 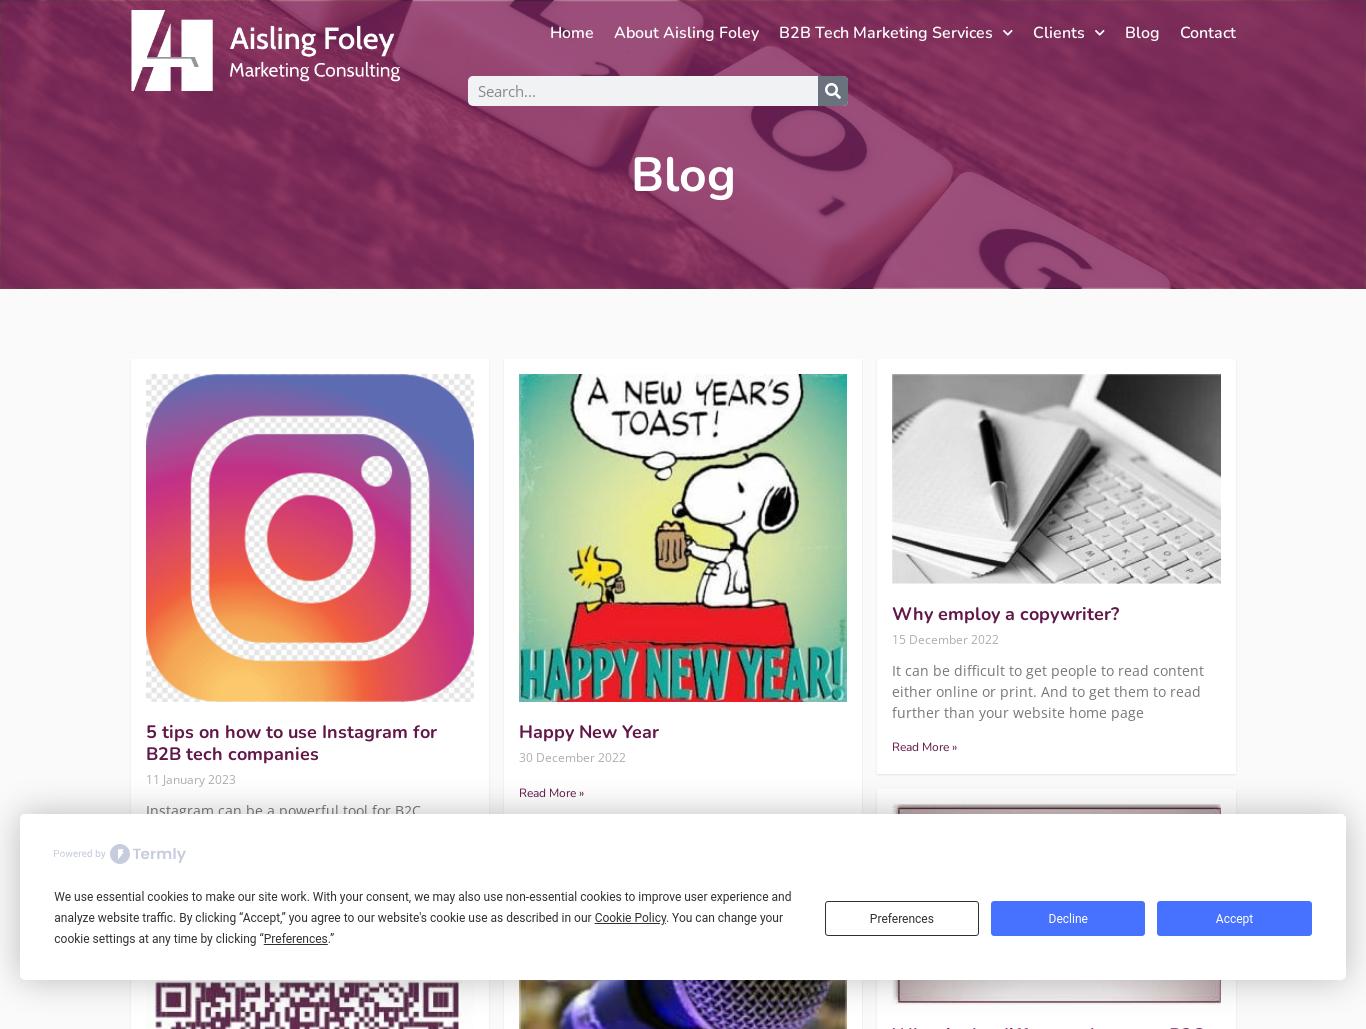 I want to click on '5 tips on how to use Instagram for B2B tech companies', so click(x=143, y=742).